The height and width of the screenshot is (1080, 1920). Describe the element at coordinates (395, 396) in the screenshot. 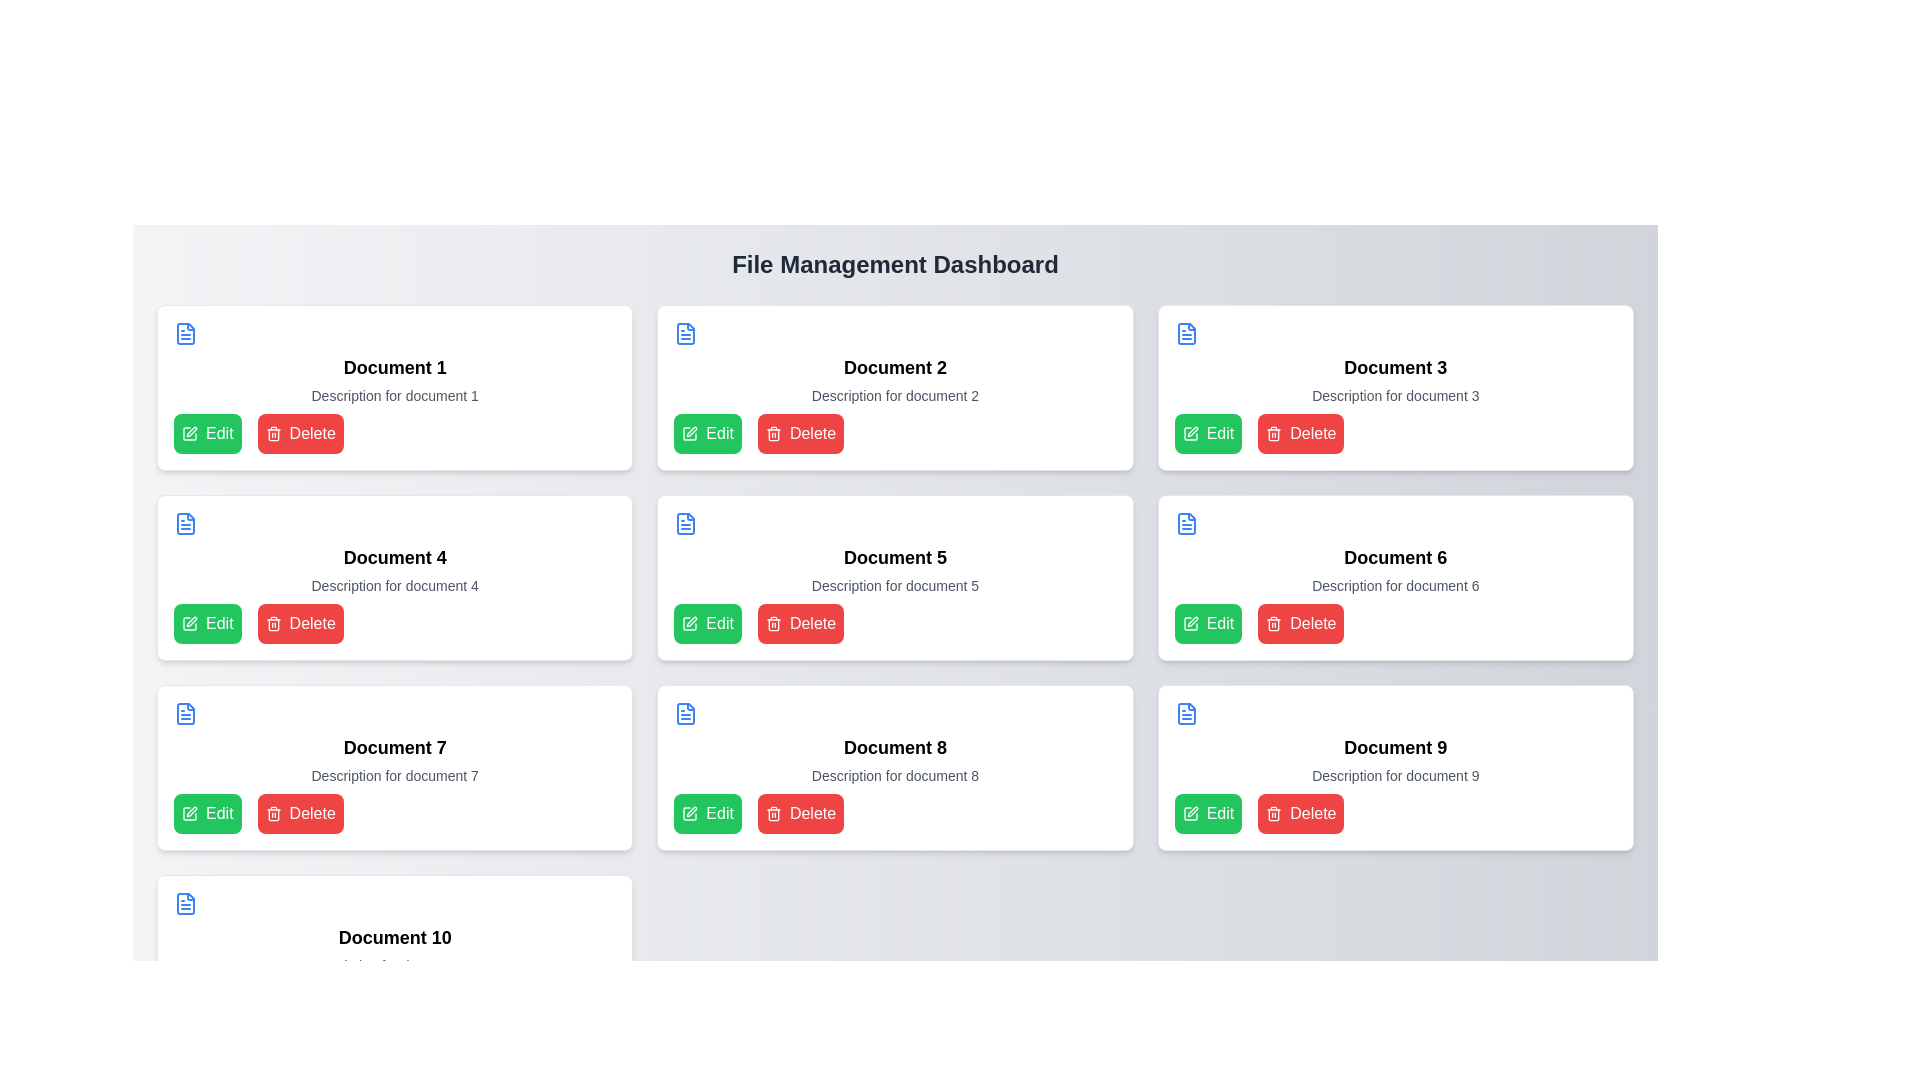

I see `the non-interactive text element that provides a description for 'Document 1', located within the first document card in the file management dashboard` at that location.